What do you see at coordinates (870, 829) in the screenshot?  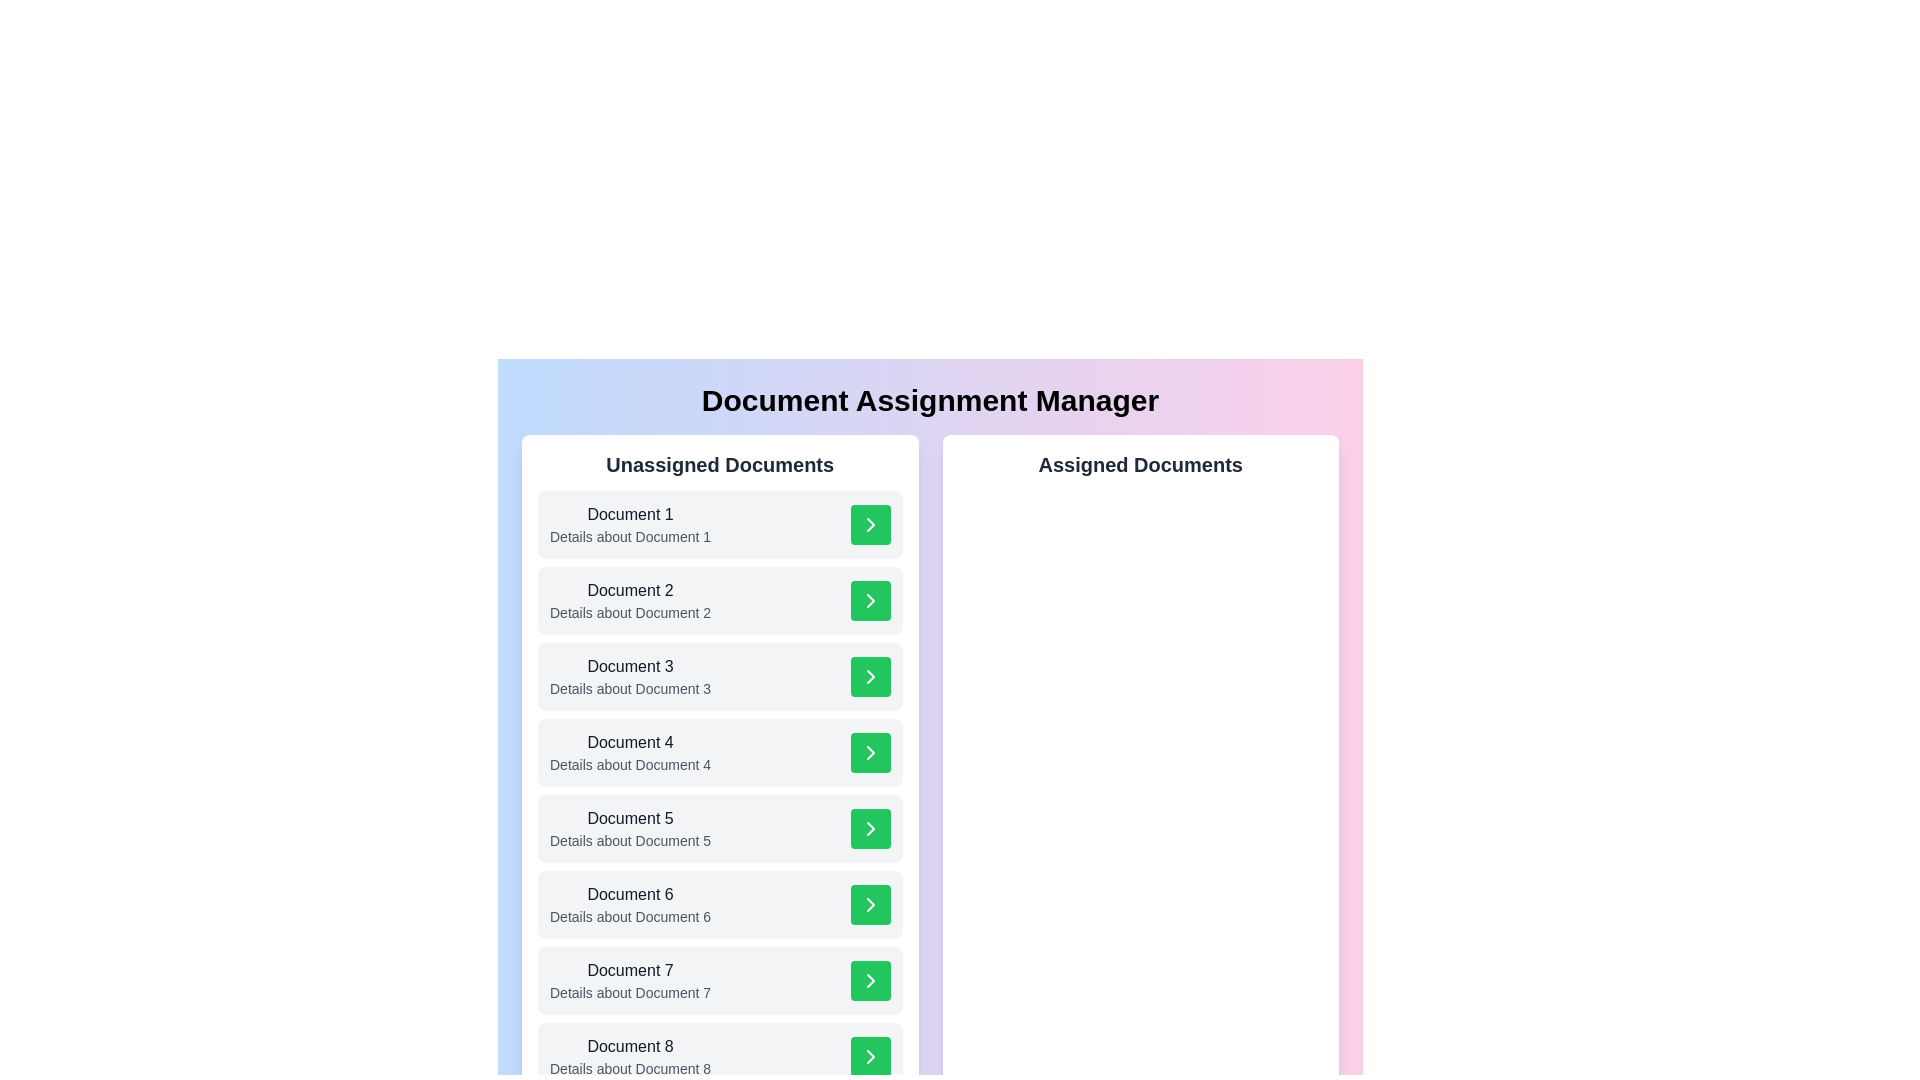 I see `the Icon button for 'Document 5'` at bounding box center [870, 829].